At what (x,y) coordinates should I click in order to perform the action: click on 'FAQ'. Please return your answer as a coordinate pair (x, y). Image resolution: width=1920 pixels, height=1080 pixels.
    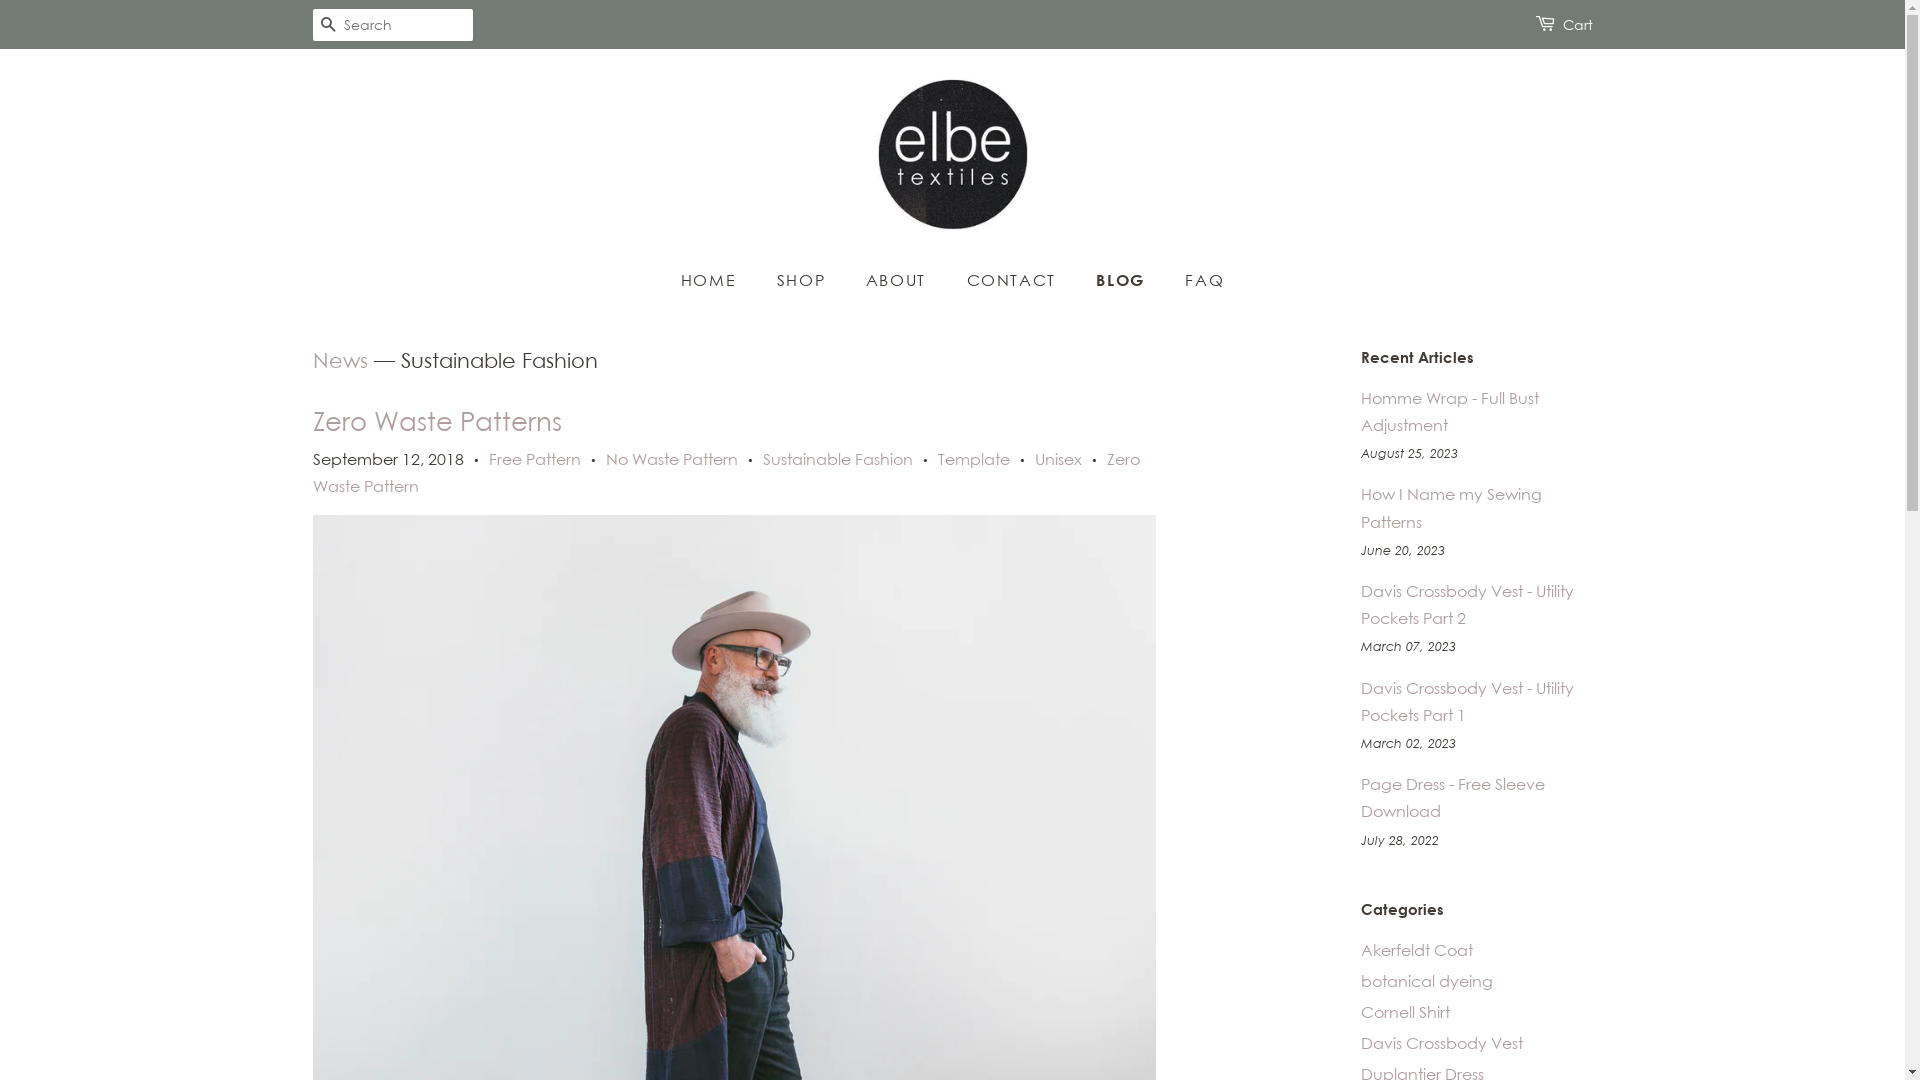
    Looking at the image, I should click on (1196, 280).